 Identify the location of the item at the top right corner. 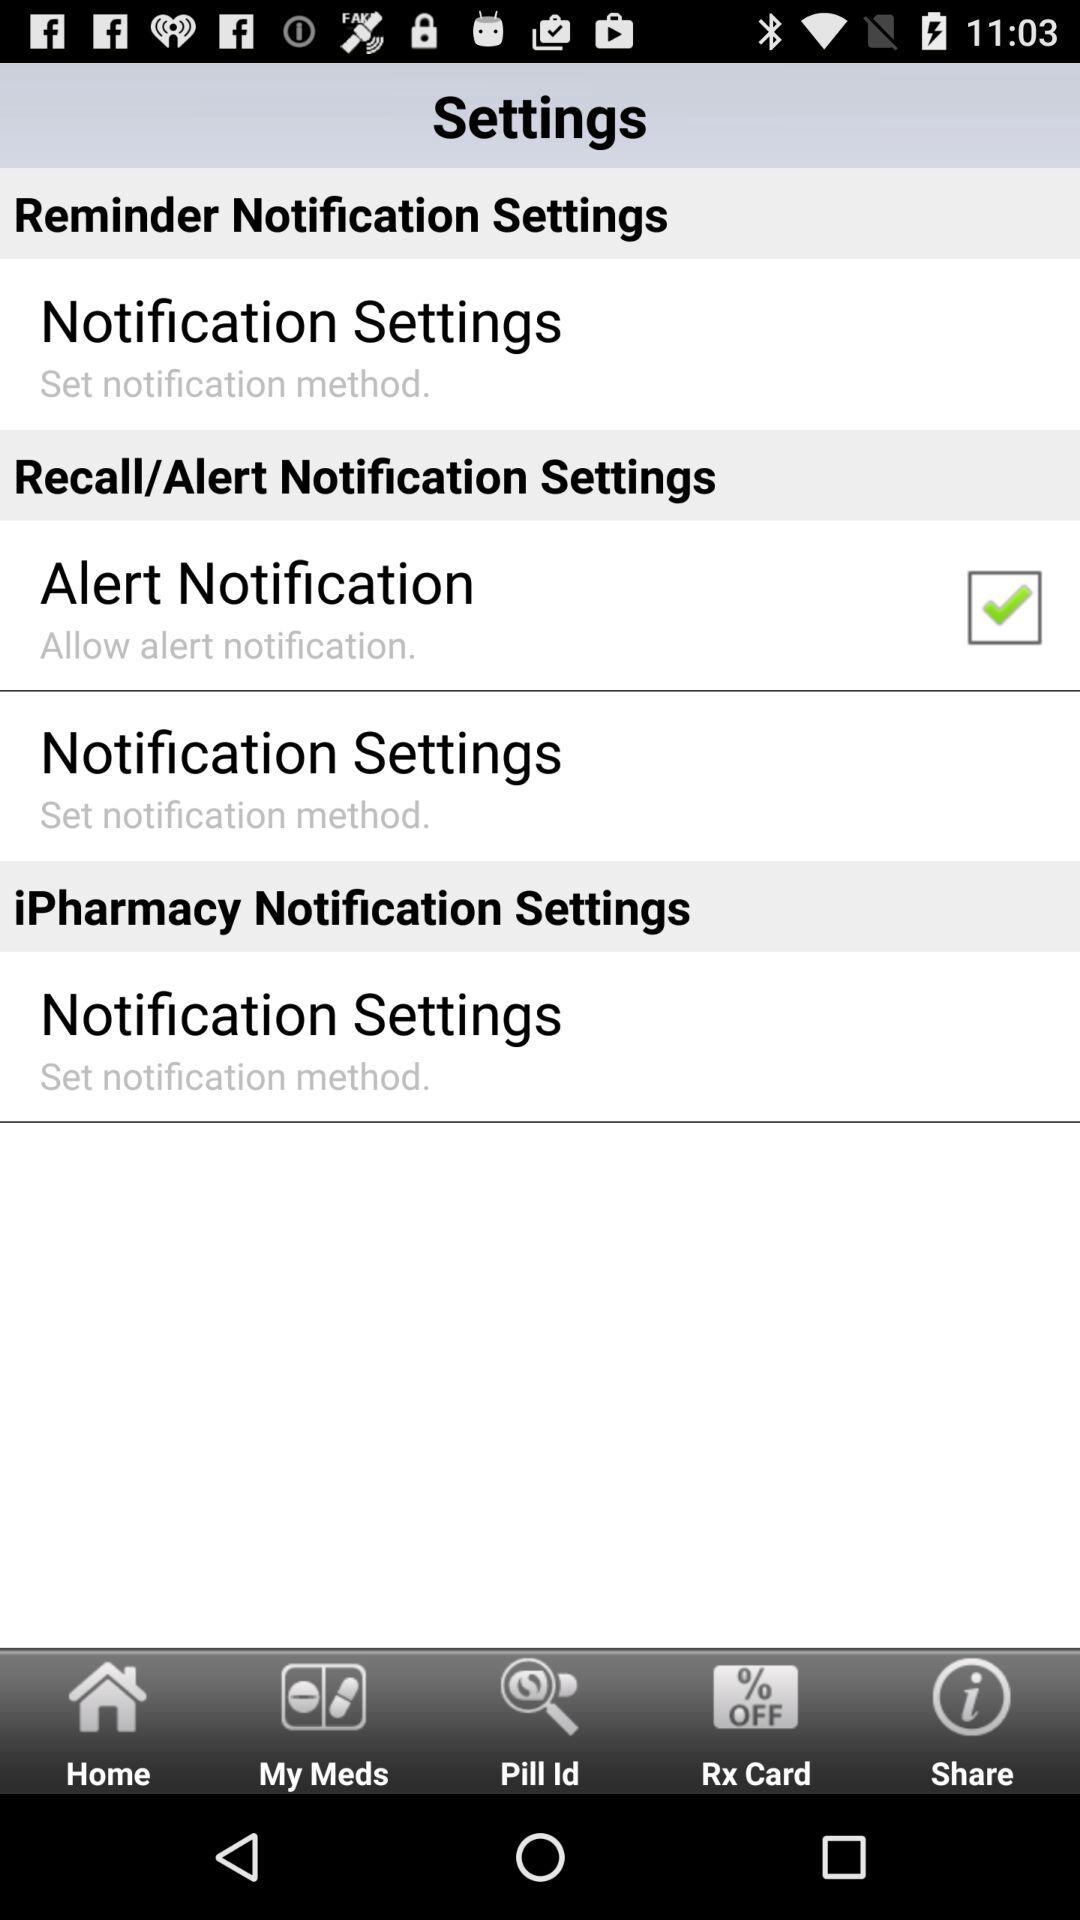
(1003, 604).